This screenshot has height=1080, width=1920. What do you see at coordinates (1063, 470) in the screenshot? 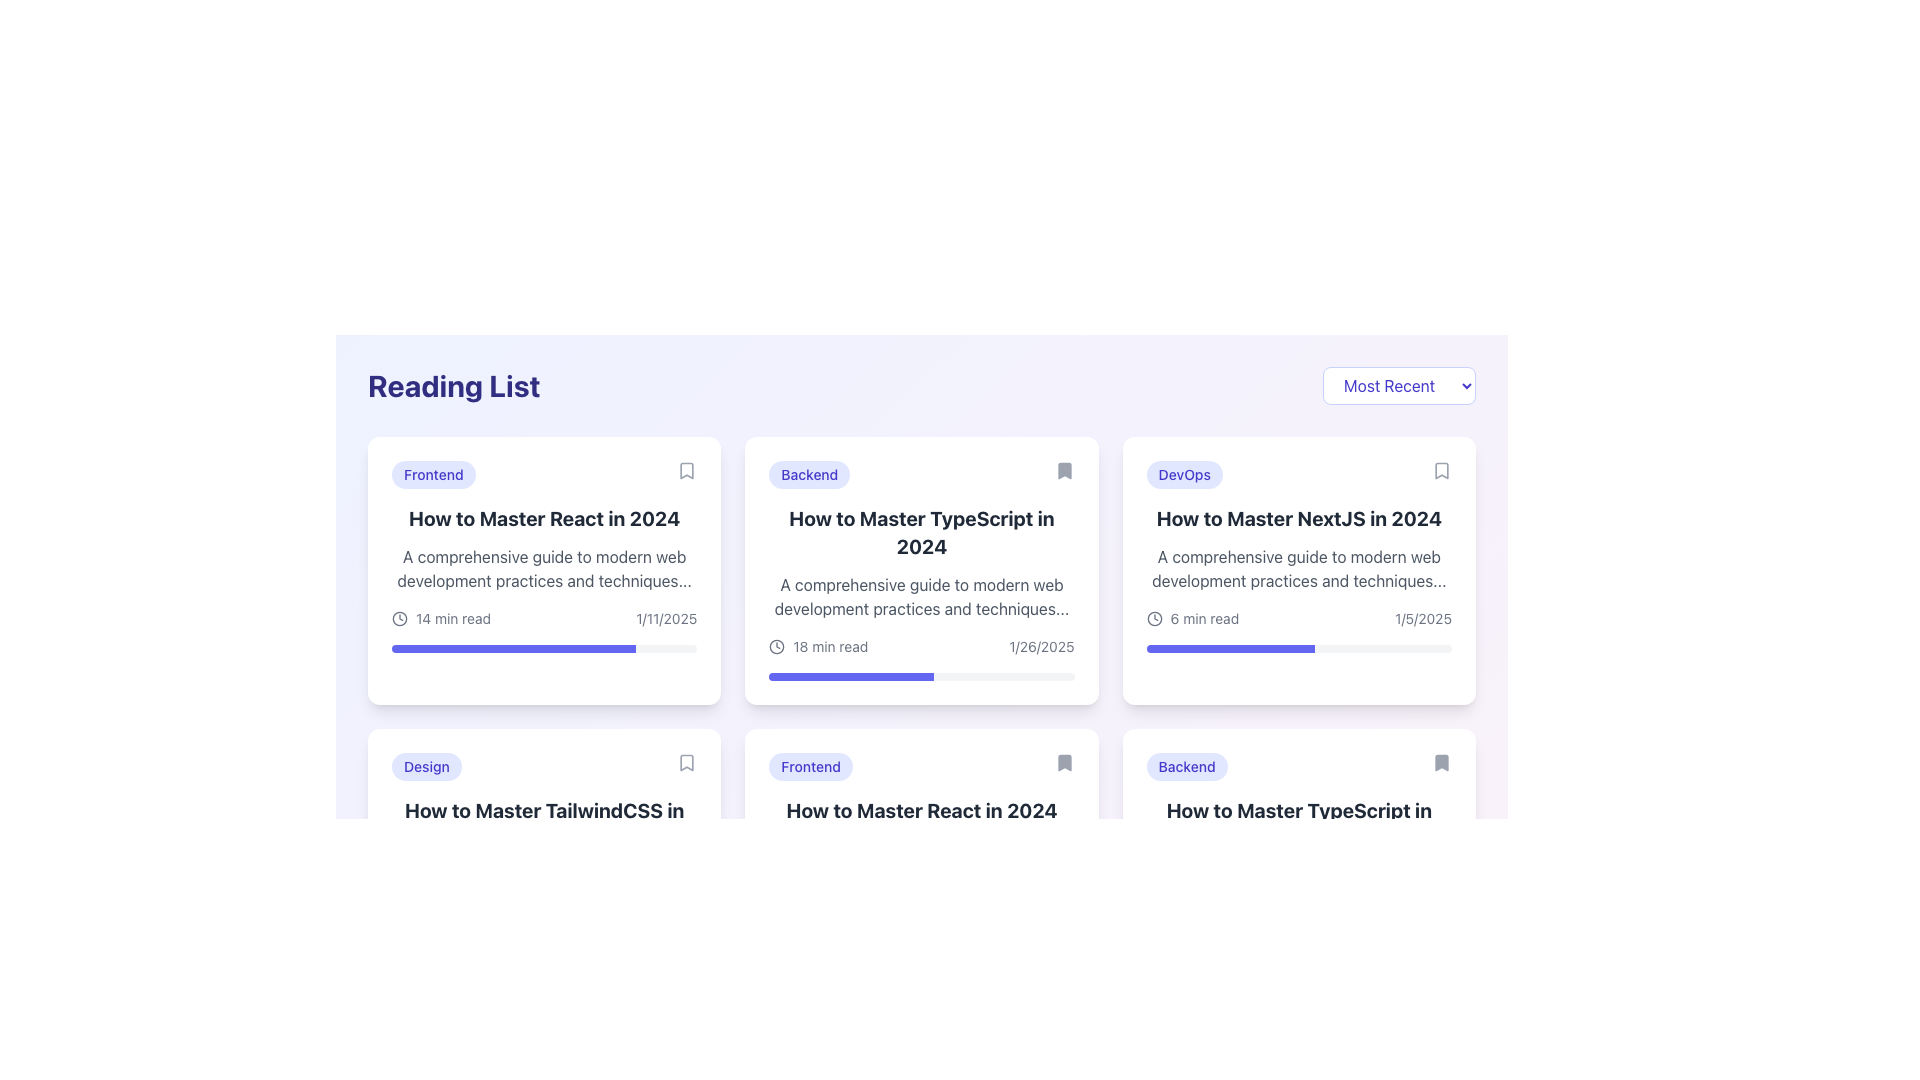
I see `the gray bookmark-shaped icon in the top right corner of the 'Backend' card` at bounding box center [1063, 470].